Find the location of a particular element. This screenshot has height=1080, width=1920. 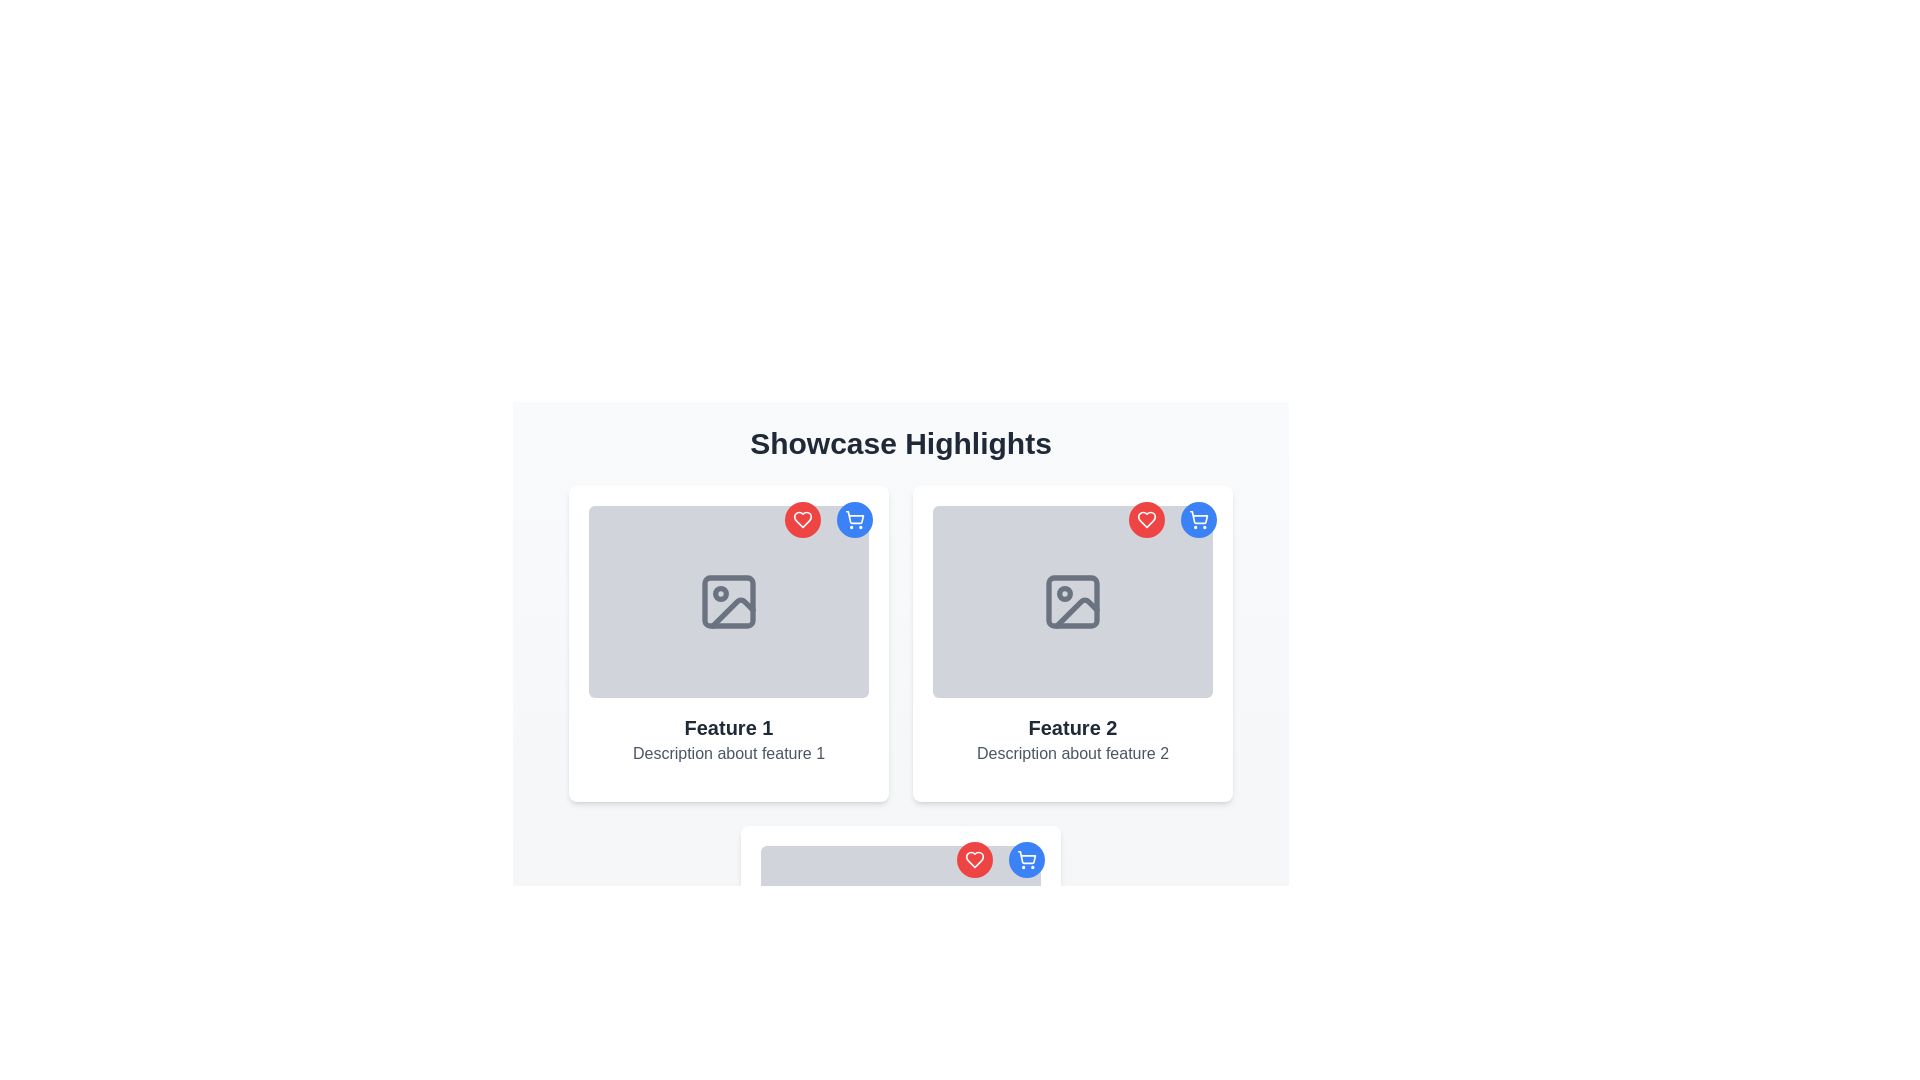

the Decorative circle element located in the upper-left corner of the image icon, which is smaller than its sibling elements and positioned within an SVG group is located at coordinates (720, 593).